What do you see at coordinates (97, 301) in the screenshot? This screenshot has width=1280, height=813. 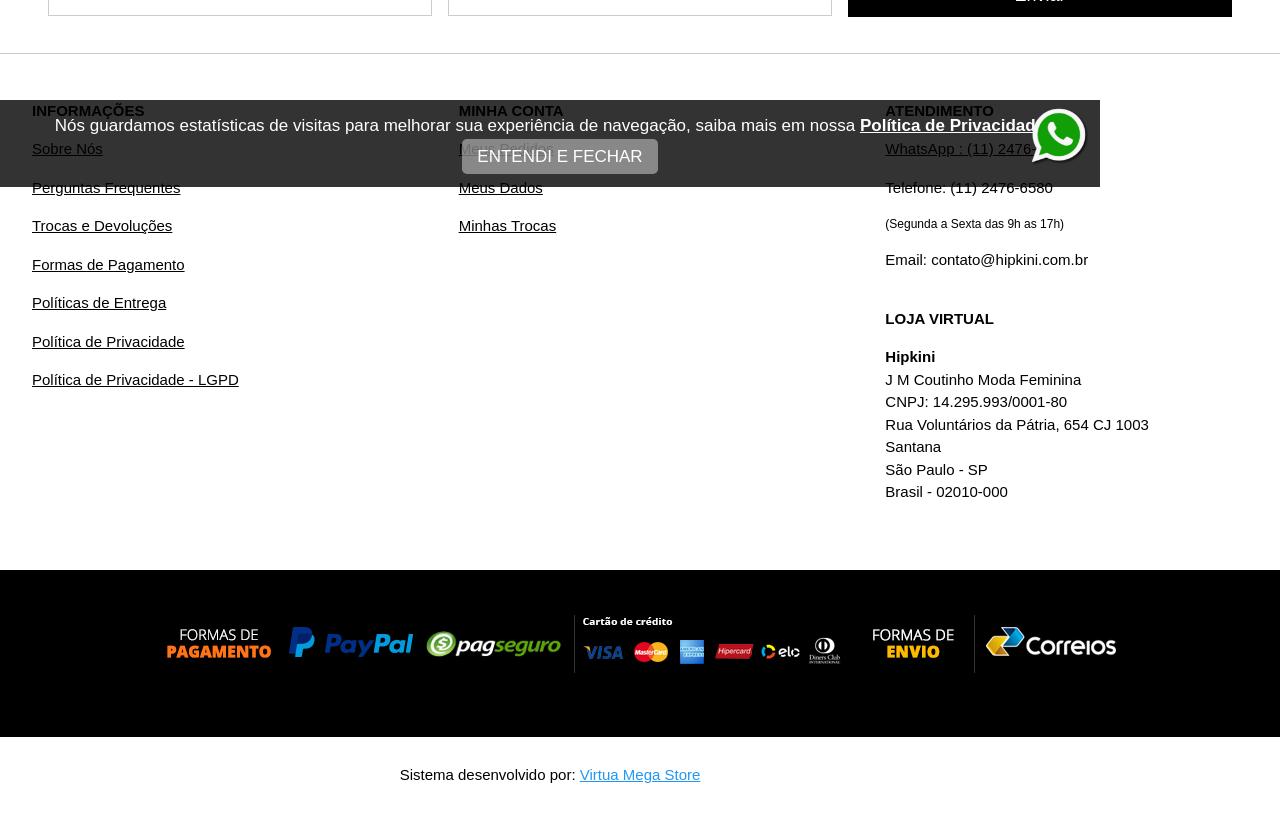 I see `'Políticas de Entrega'` at bounding box center [97, 301].